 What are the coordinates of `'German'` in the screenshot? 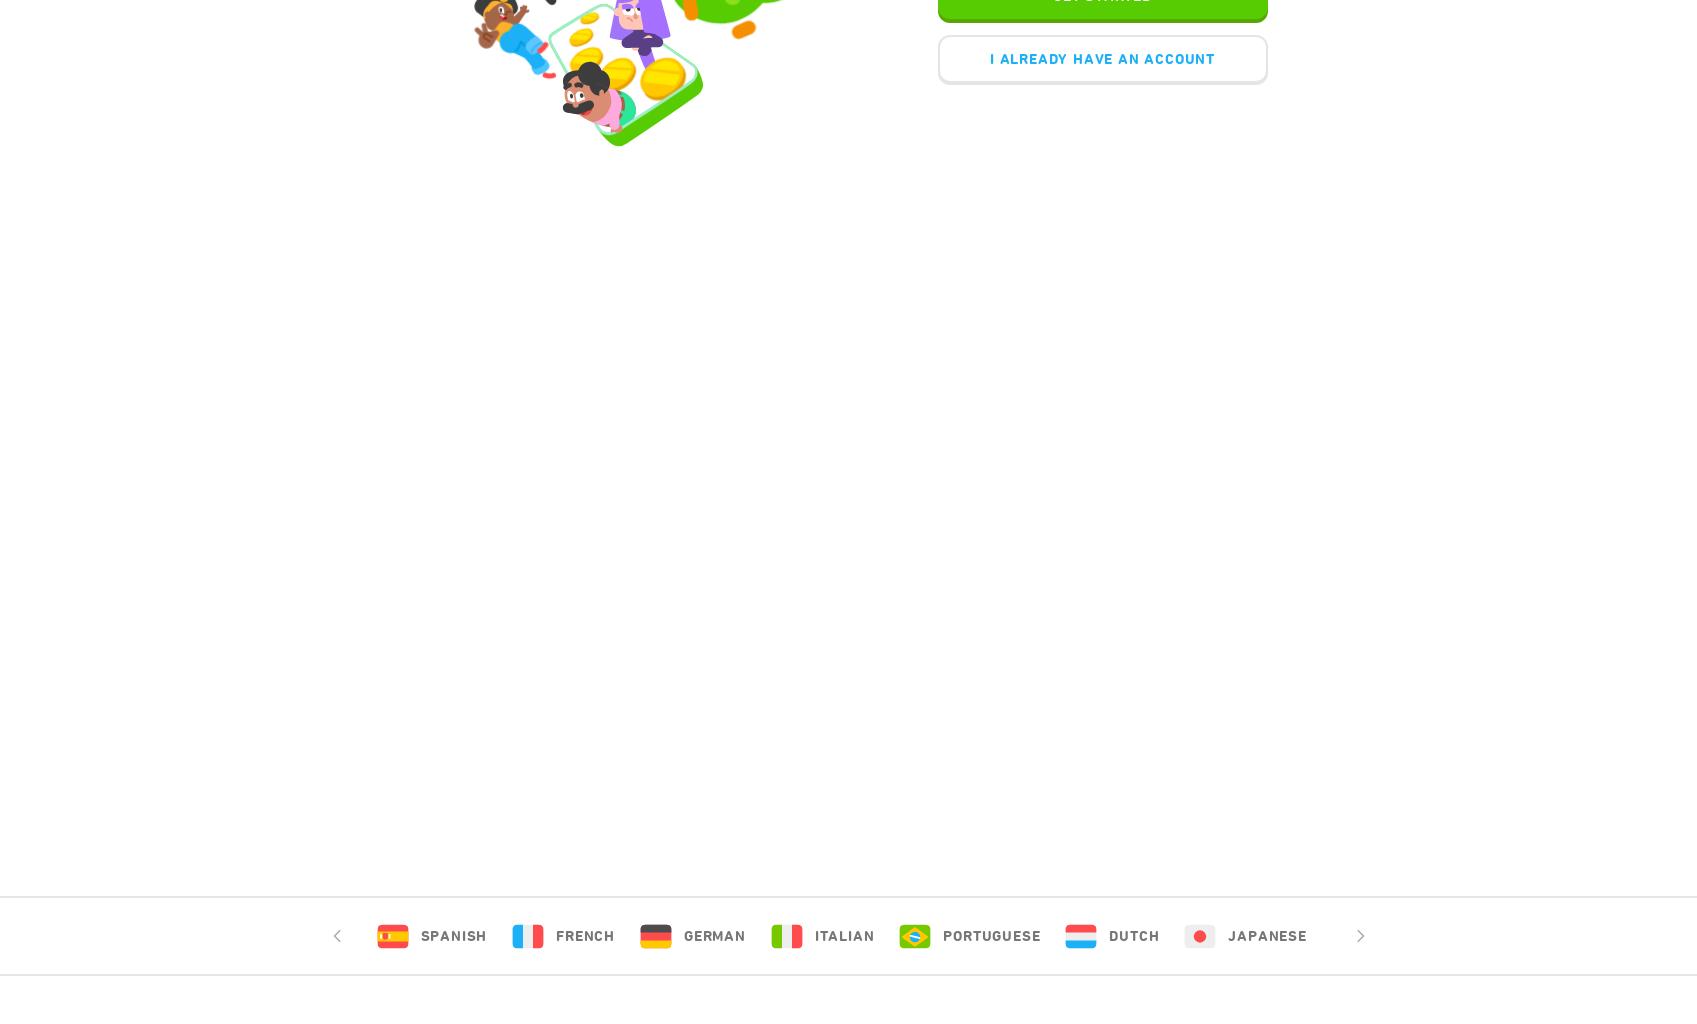 It's located at (712, 935).